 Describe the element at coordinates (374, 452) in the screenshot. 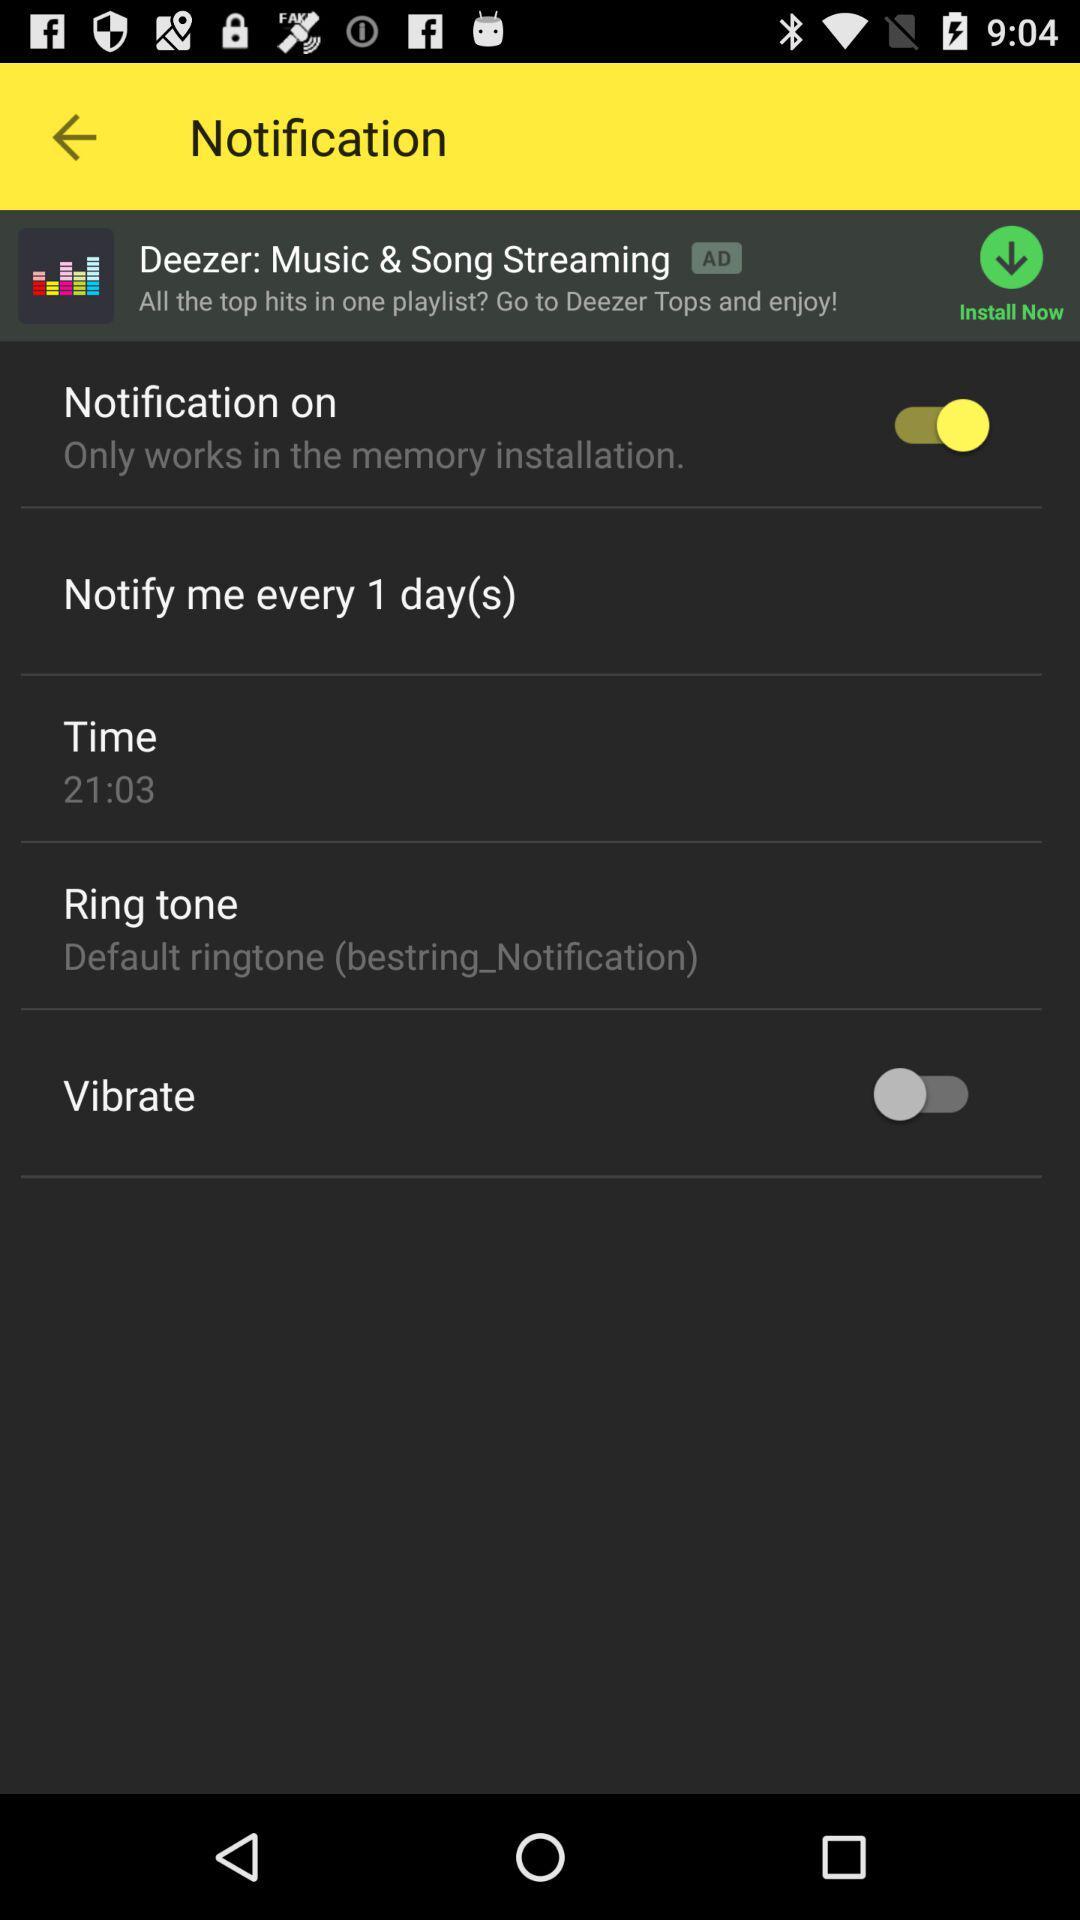

I see `the item below notification on icon` at that location.